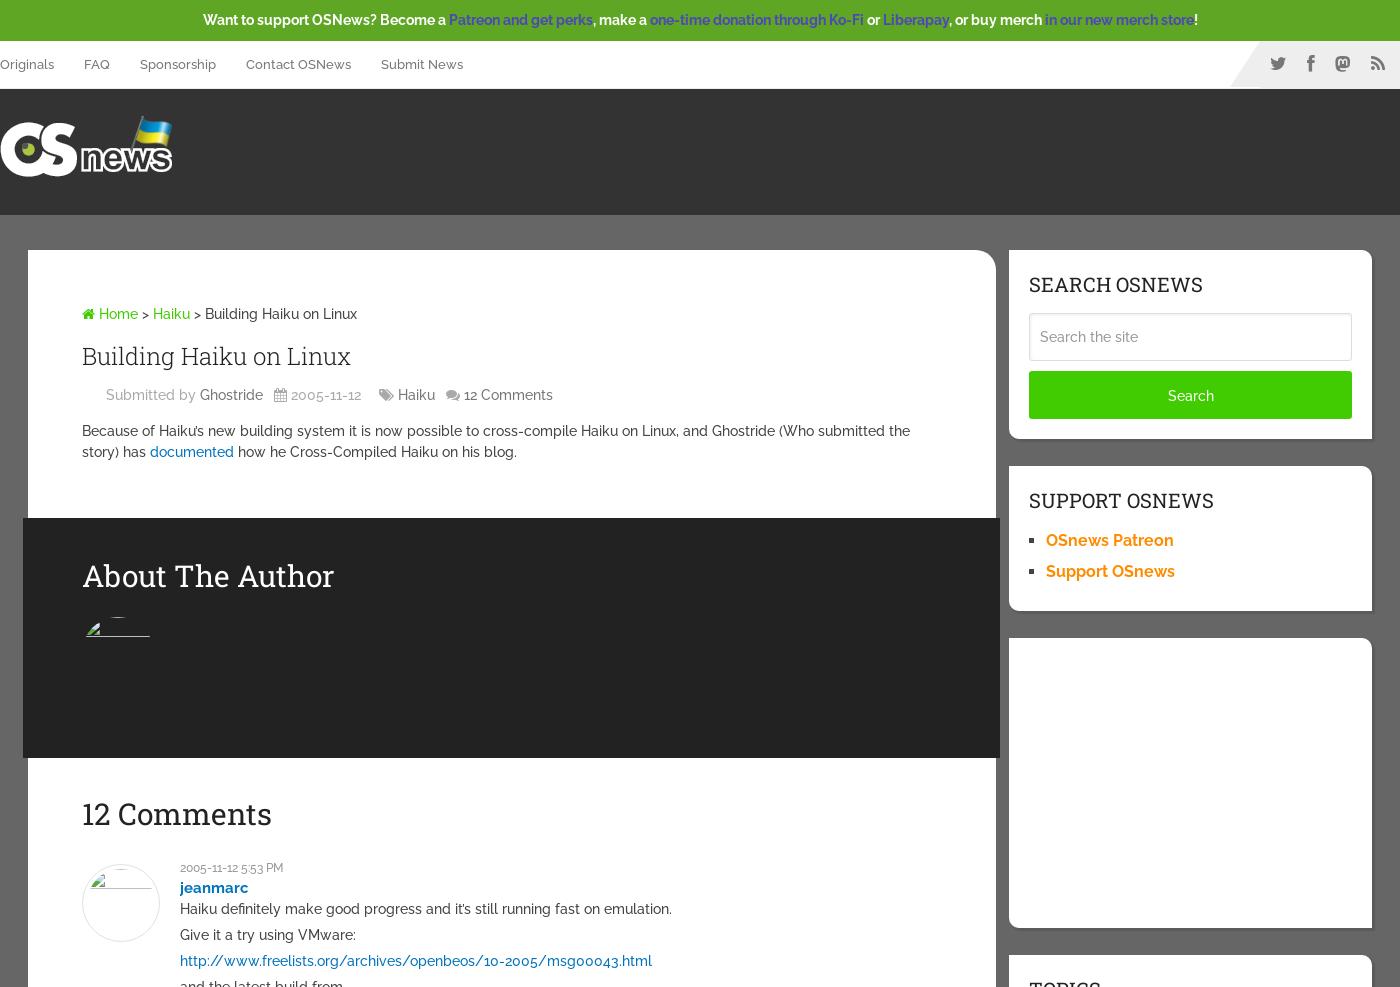  I want to click on 'Want to support OSNews? Become a', so click(324, 19).